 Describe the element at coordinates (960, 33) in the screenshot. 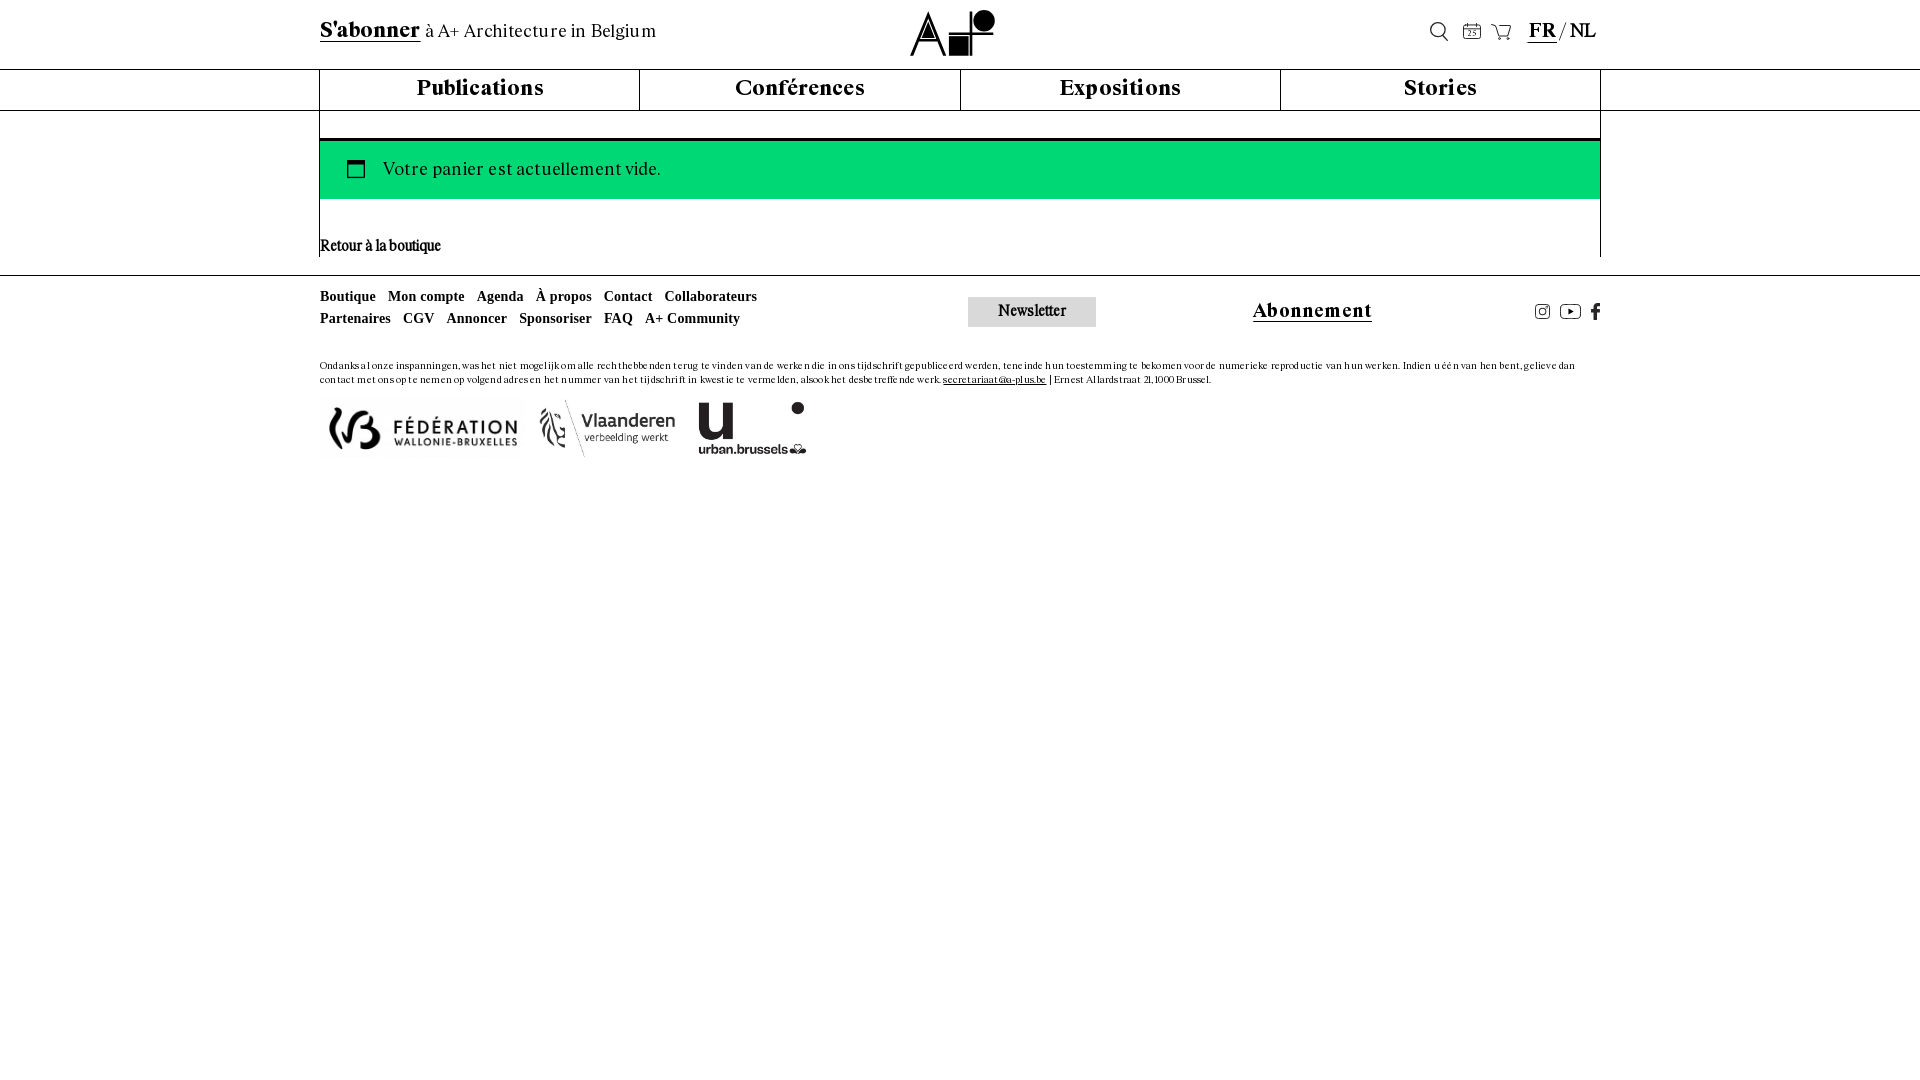

I see `'A+'` at that location.